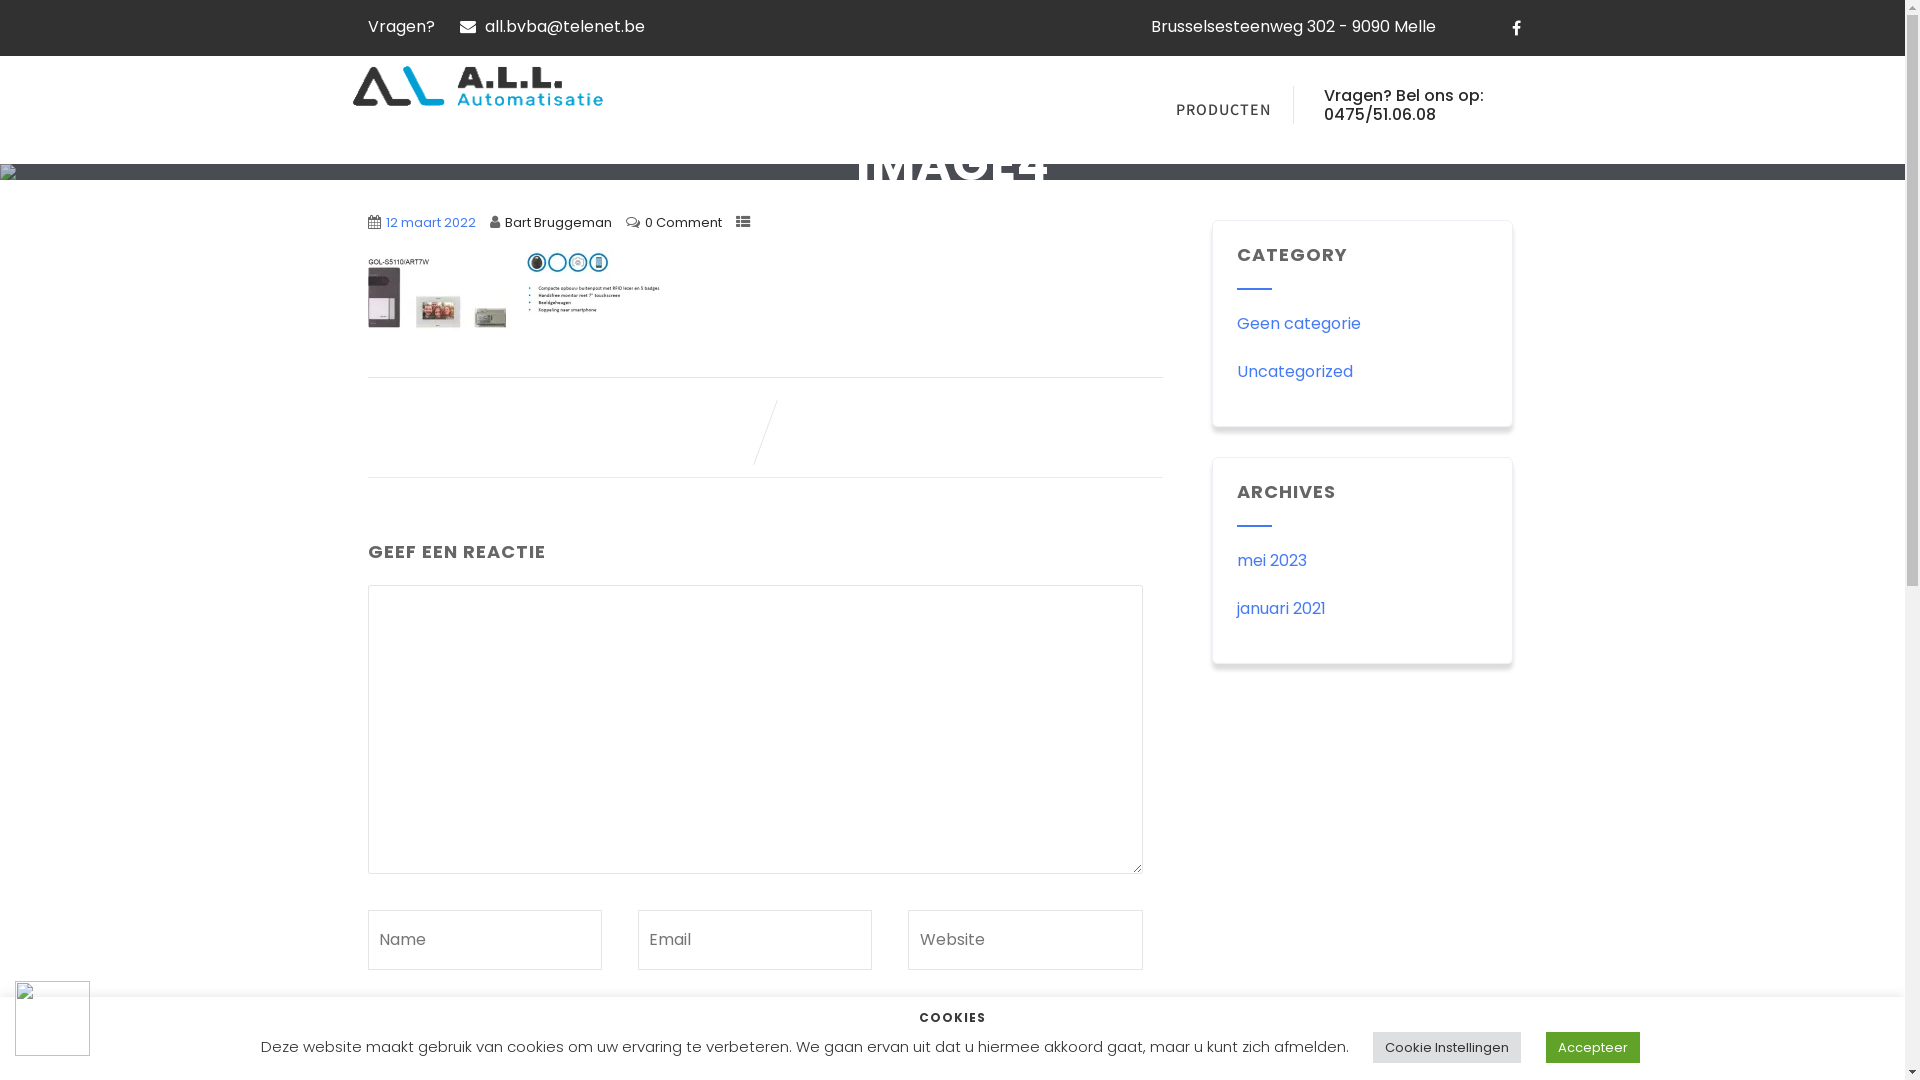 This screenshot has width=1920, height=1080. I want to click on 'Cookie Instellingen', so click(1445, 1046).